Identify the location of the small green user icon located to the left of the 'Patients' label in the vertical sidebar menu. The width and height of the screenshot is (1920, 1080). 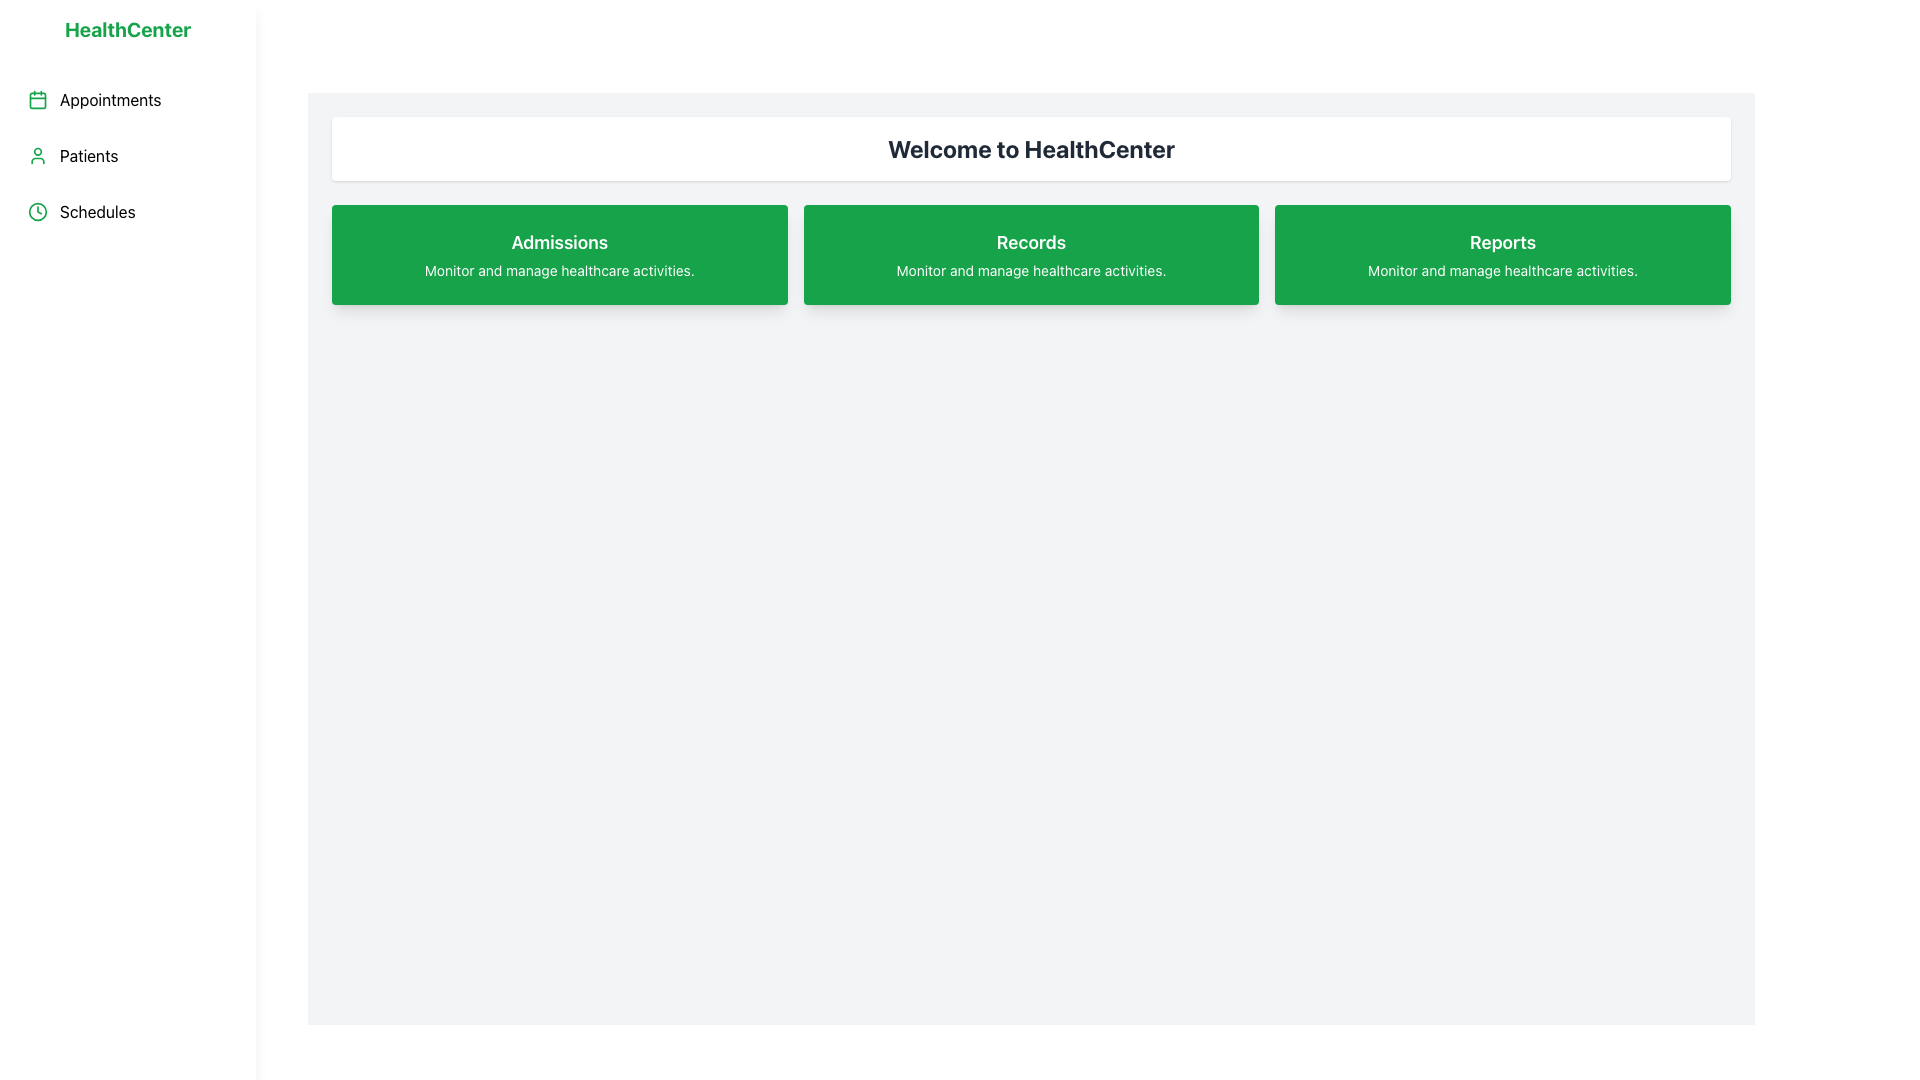
(38, 154).